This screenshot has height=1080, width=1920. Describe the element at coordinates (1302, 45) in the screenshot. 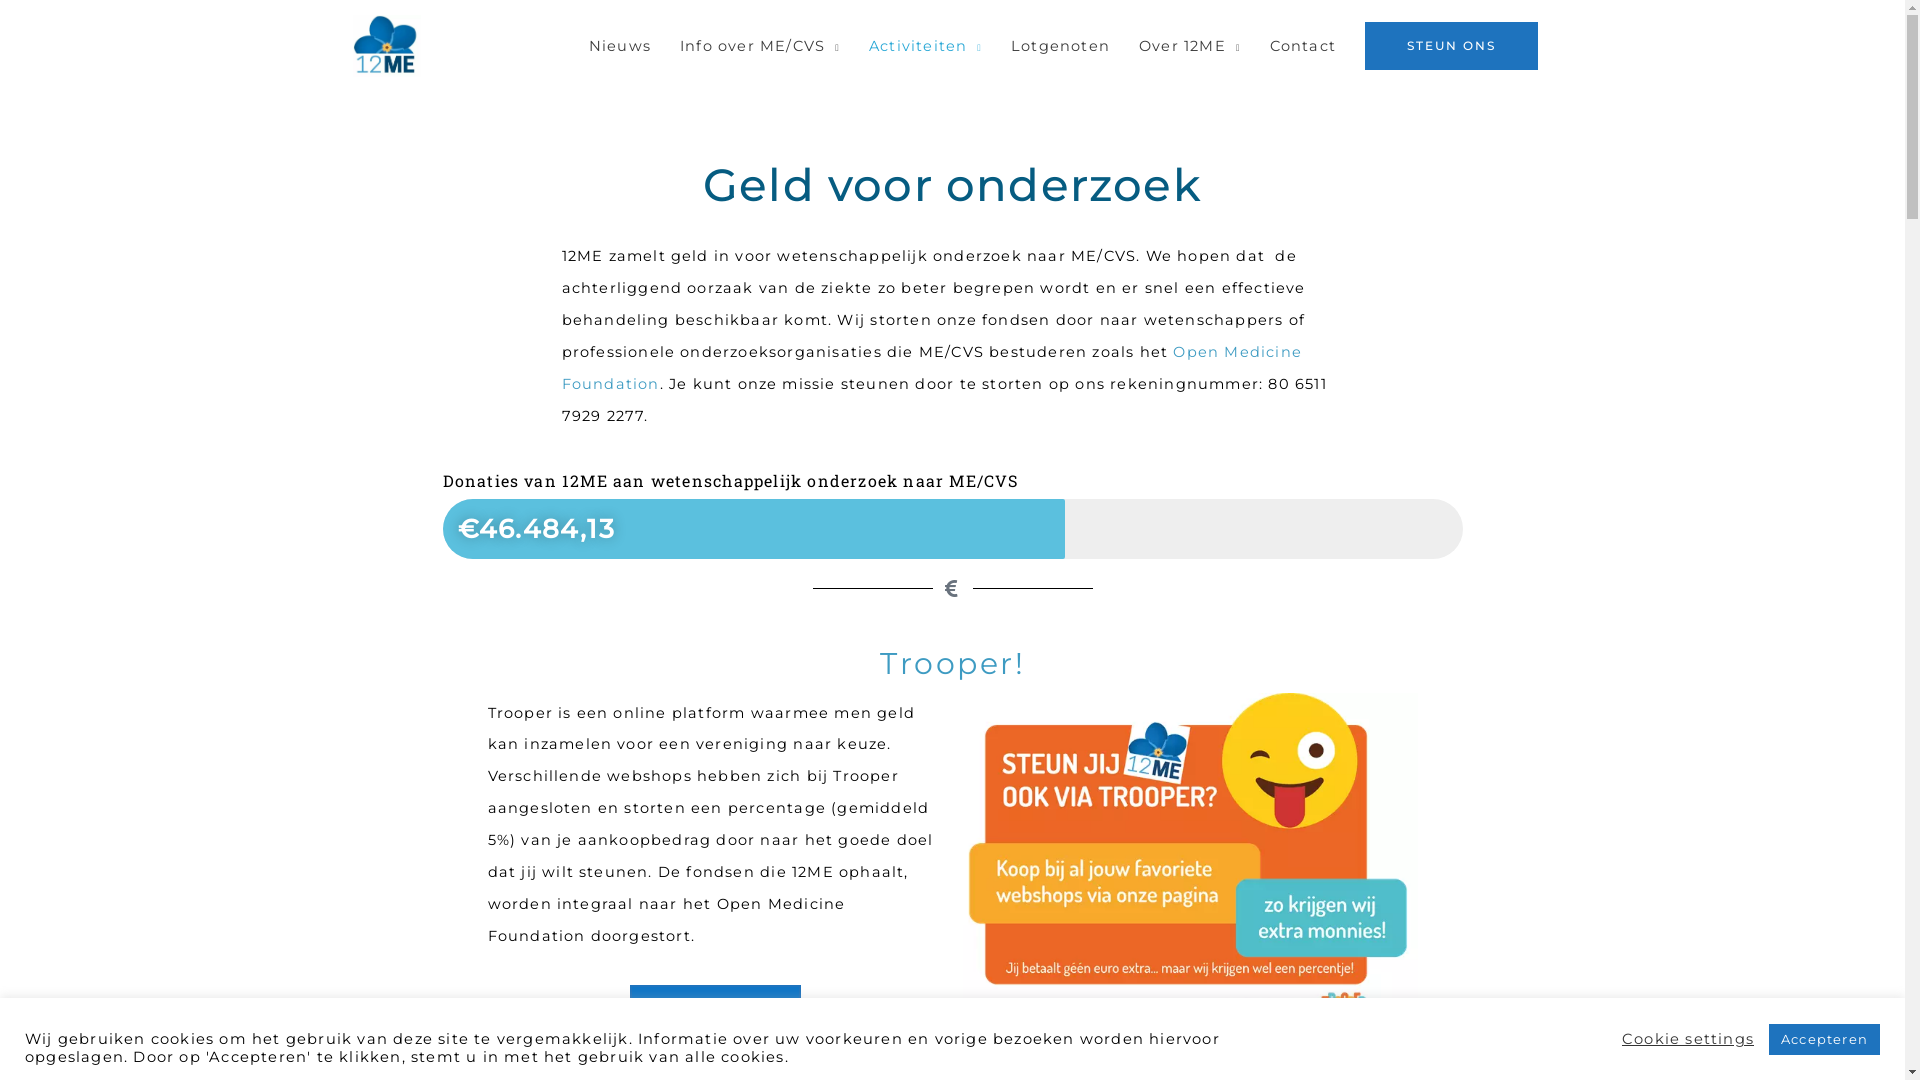

I see `'Contact'` at that location.